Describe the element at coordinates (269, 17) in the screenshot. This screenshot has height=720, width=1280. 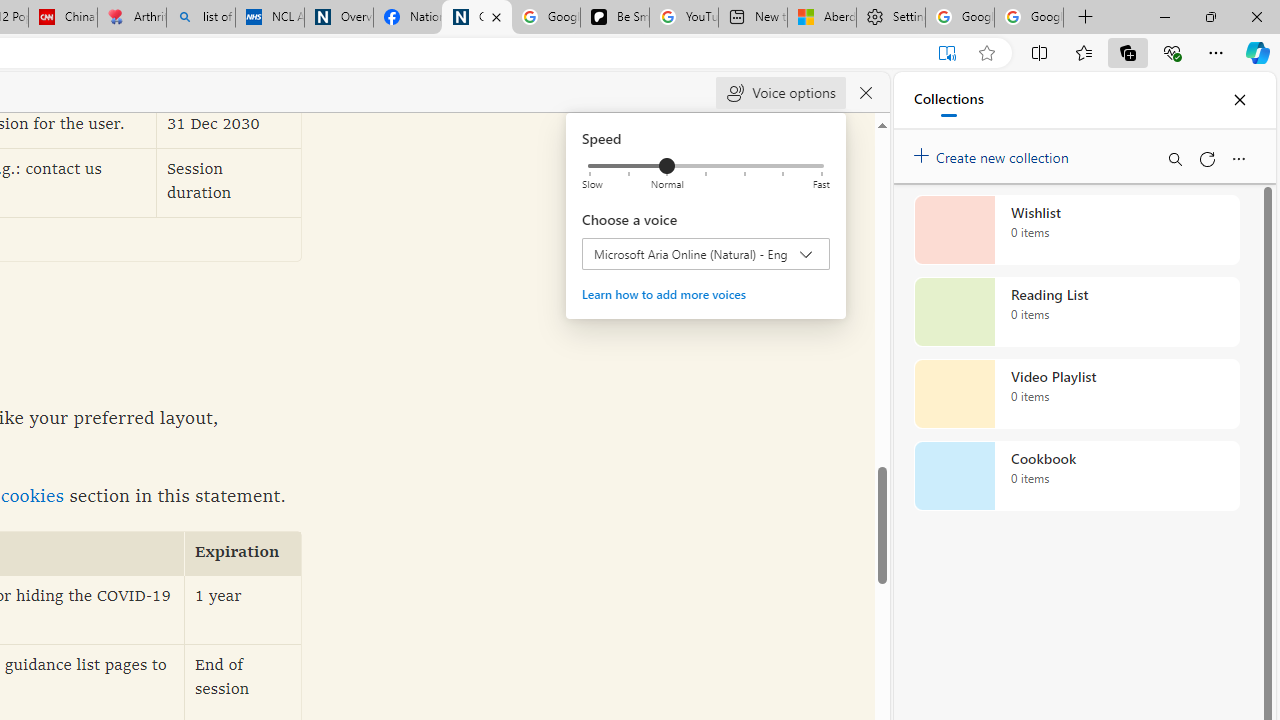
I see `'NCL Adult Asthma Inhaler Choice Guideline'` at that location.